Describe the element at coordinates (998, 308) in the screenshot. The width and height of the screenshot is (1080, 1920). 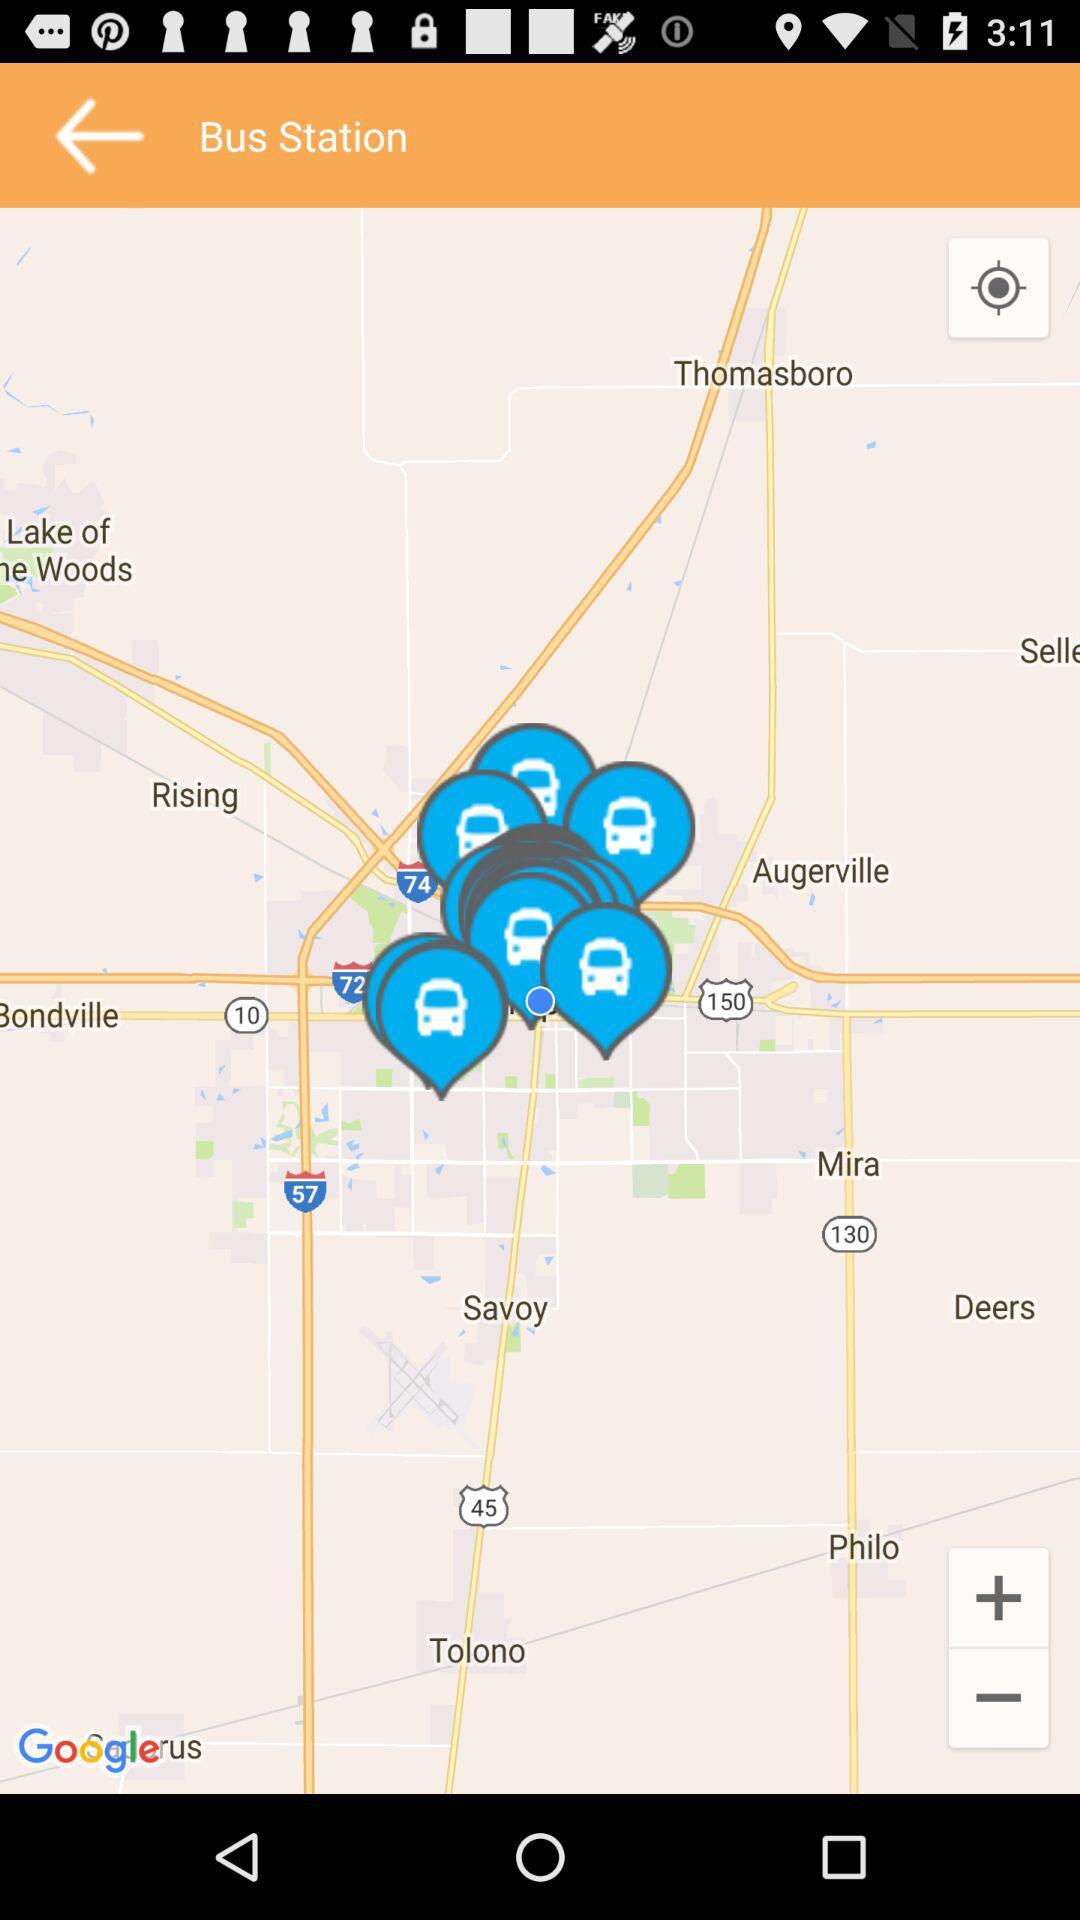
I see `the location_crosshair icon` at that location.